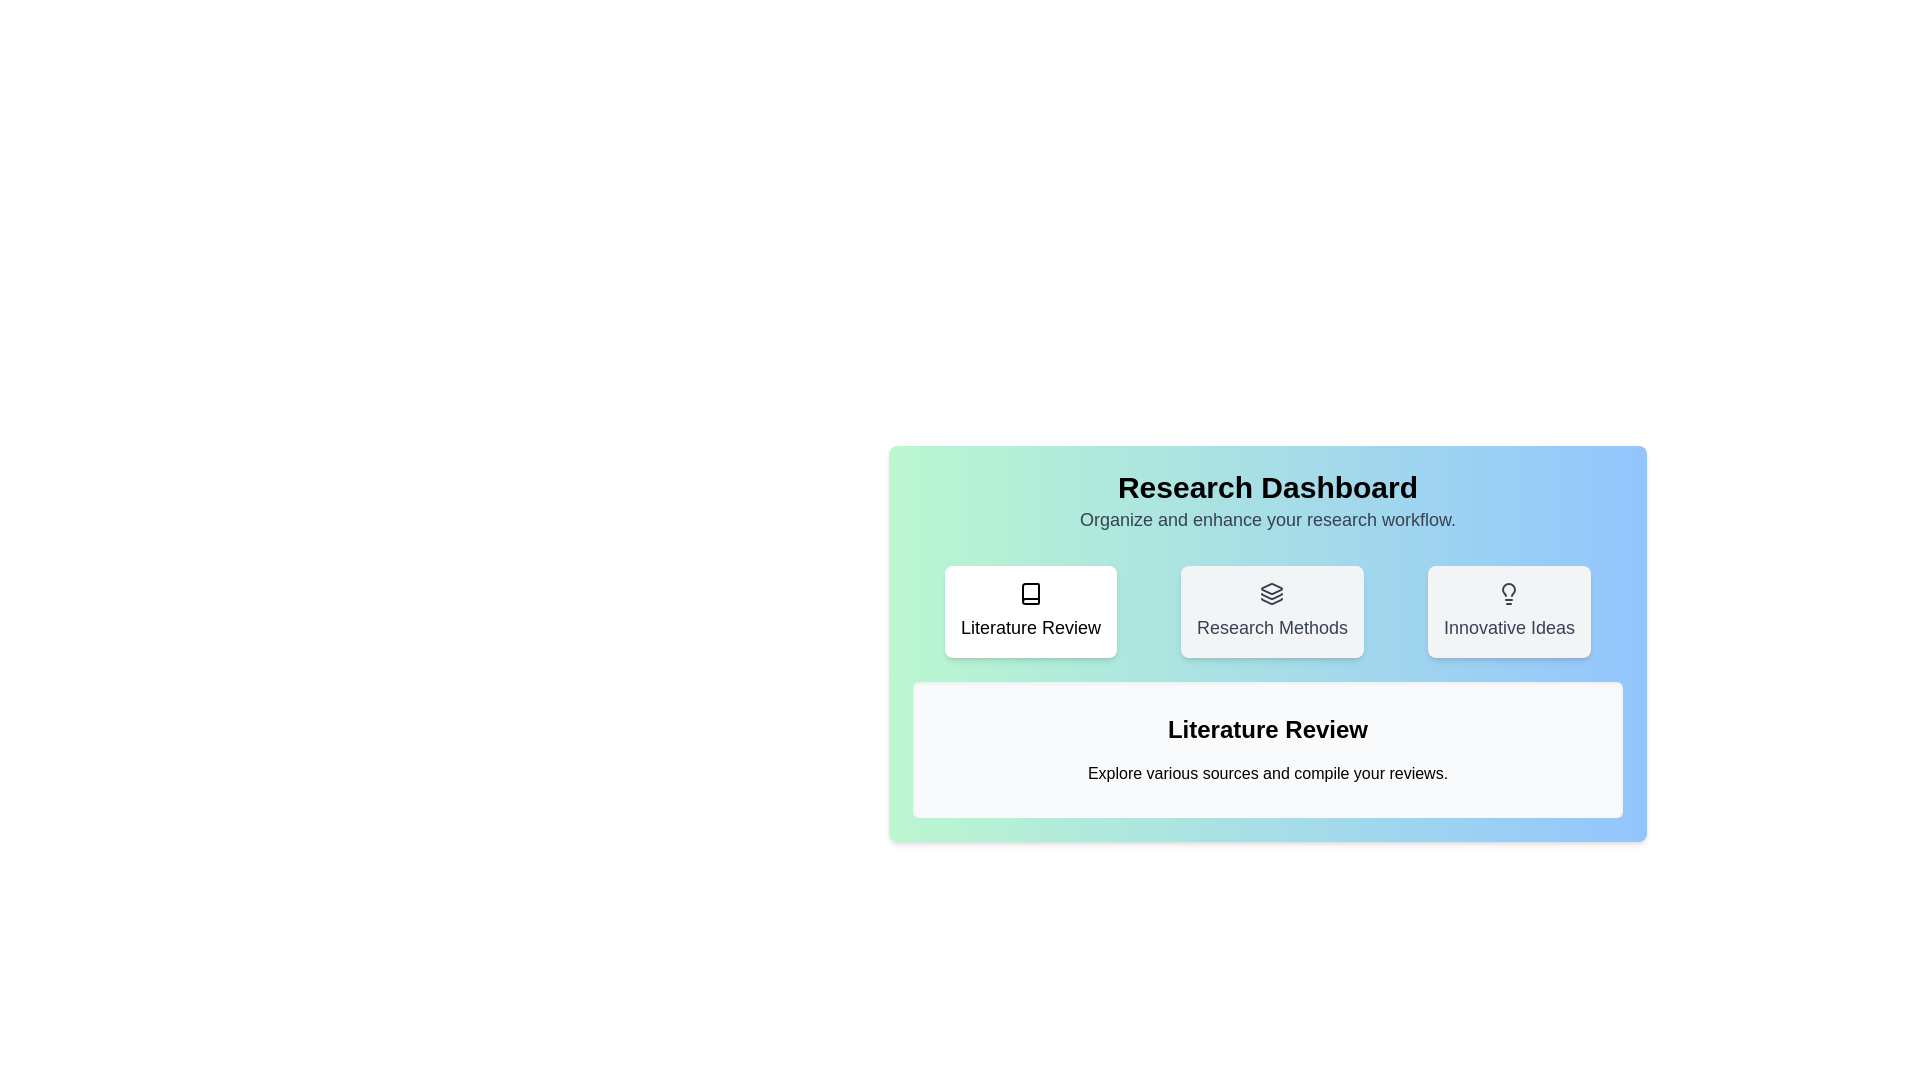 Image resolution: width=1920 pixels, height=1080 pixels. Describe the element at coordinates (1271, 611) in the screenshot. I see `the 'Research Methods' button` at that location.